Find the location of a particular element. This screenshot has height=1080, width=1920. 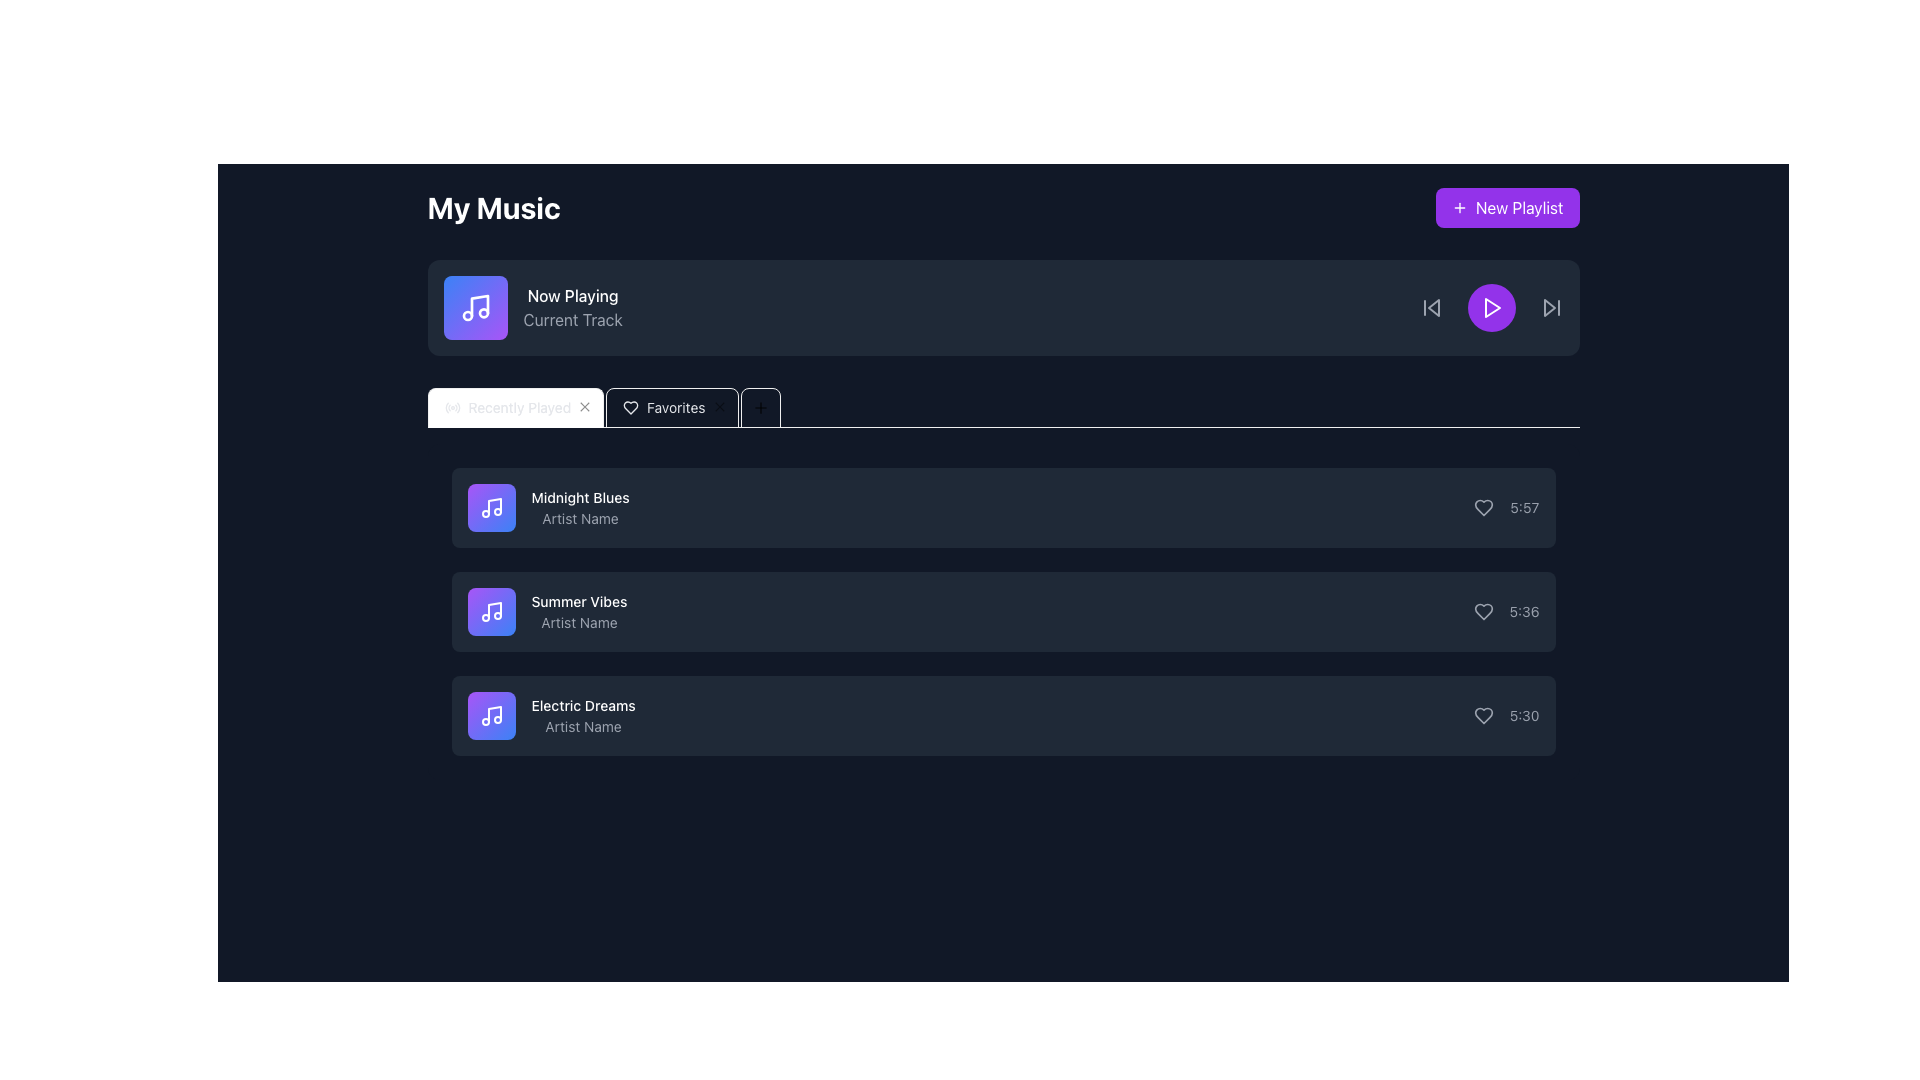

the heart-shaped icon button is located at coordinates (1483, 611).